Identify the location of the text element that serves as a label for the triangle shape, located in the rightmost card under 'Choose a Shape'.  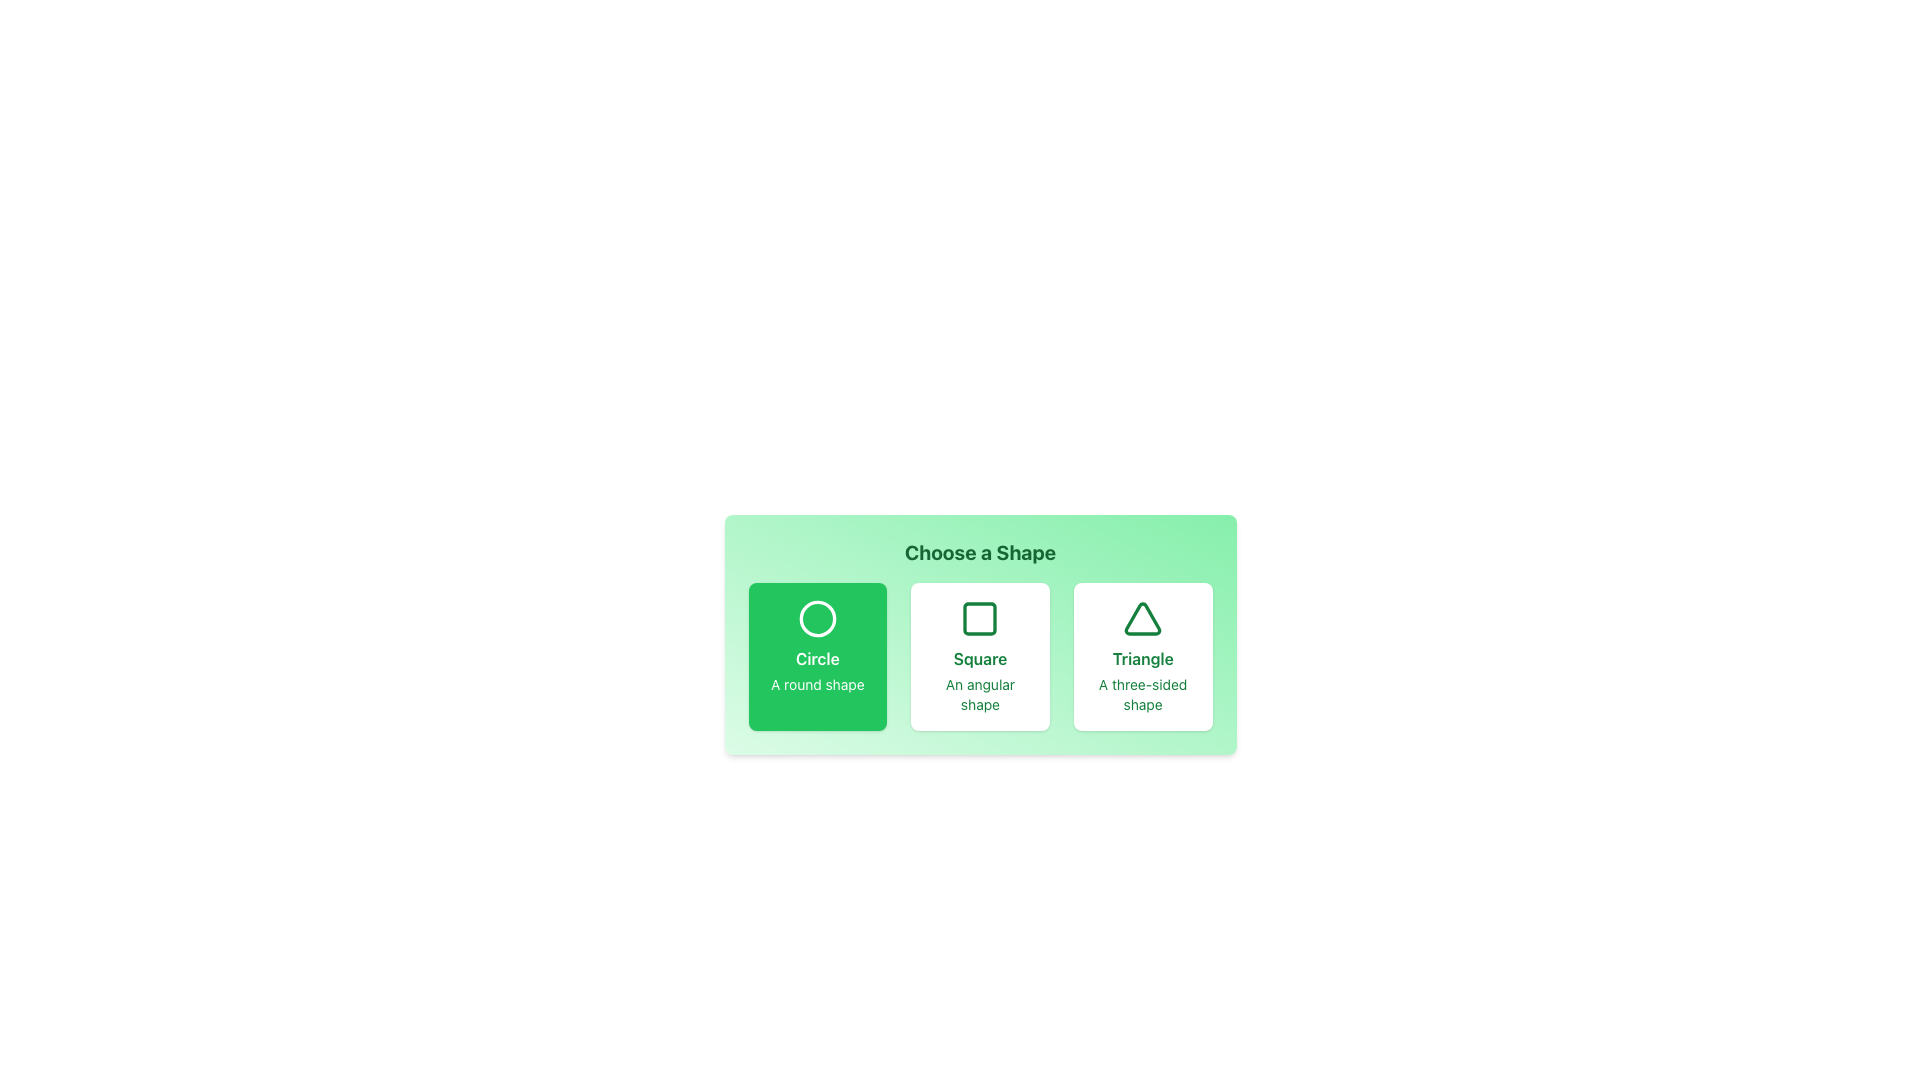
(1143, 659).